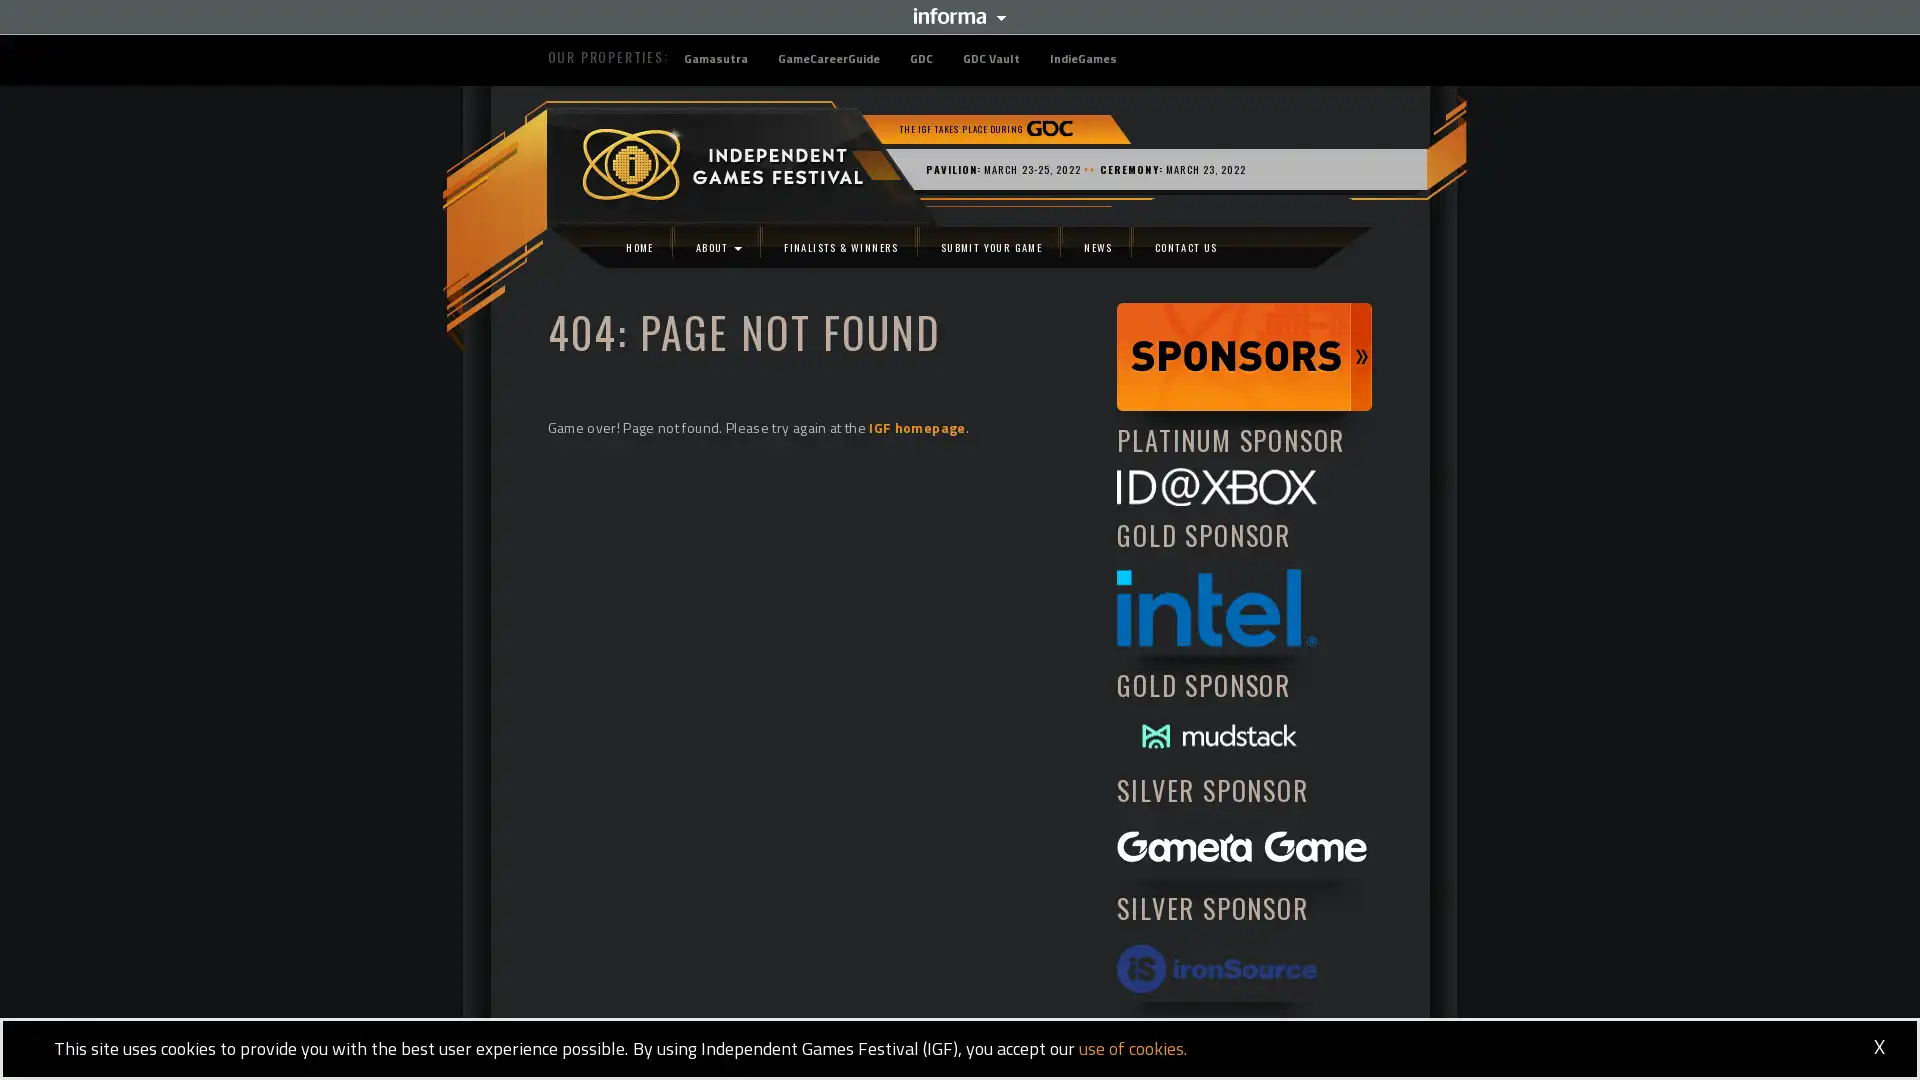  Describe the element at coordinates (960, 15) in the screenshot. I see `Informa` at that location.